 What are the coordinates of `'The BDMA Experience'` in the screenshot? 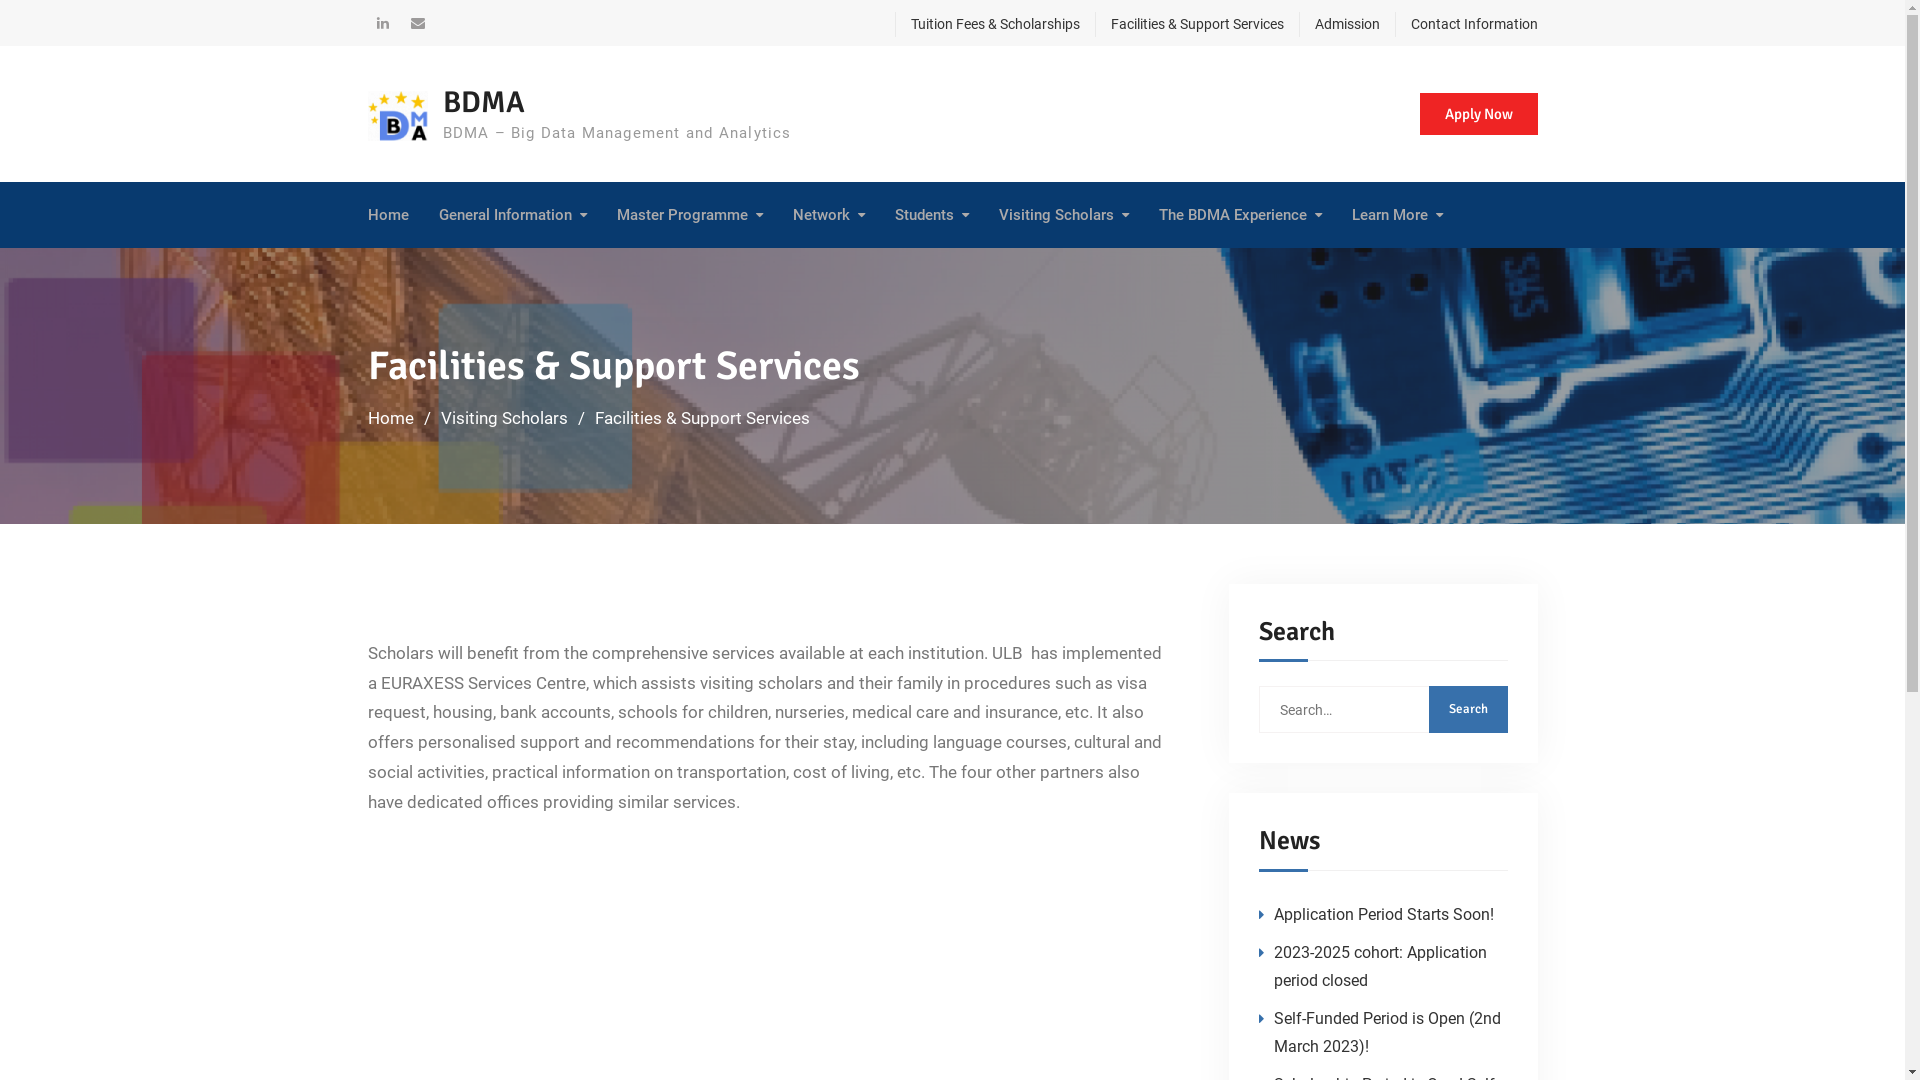 It's located at (1238, 215).